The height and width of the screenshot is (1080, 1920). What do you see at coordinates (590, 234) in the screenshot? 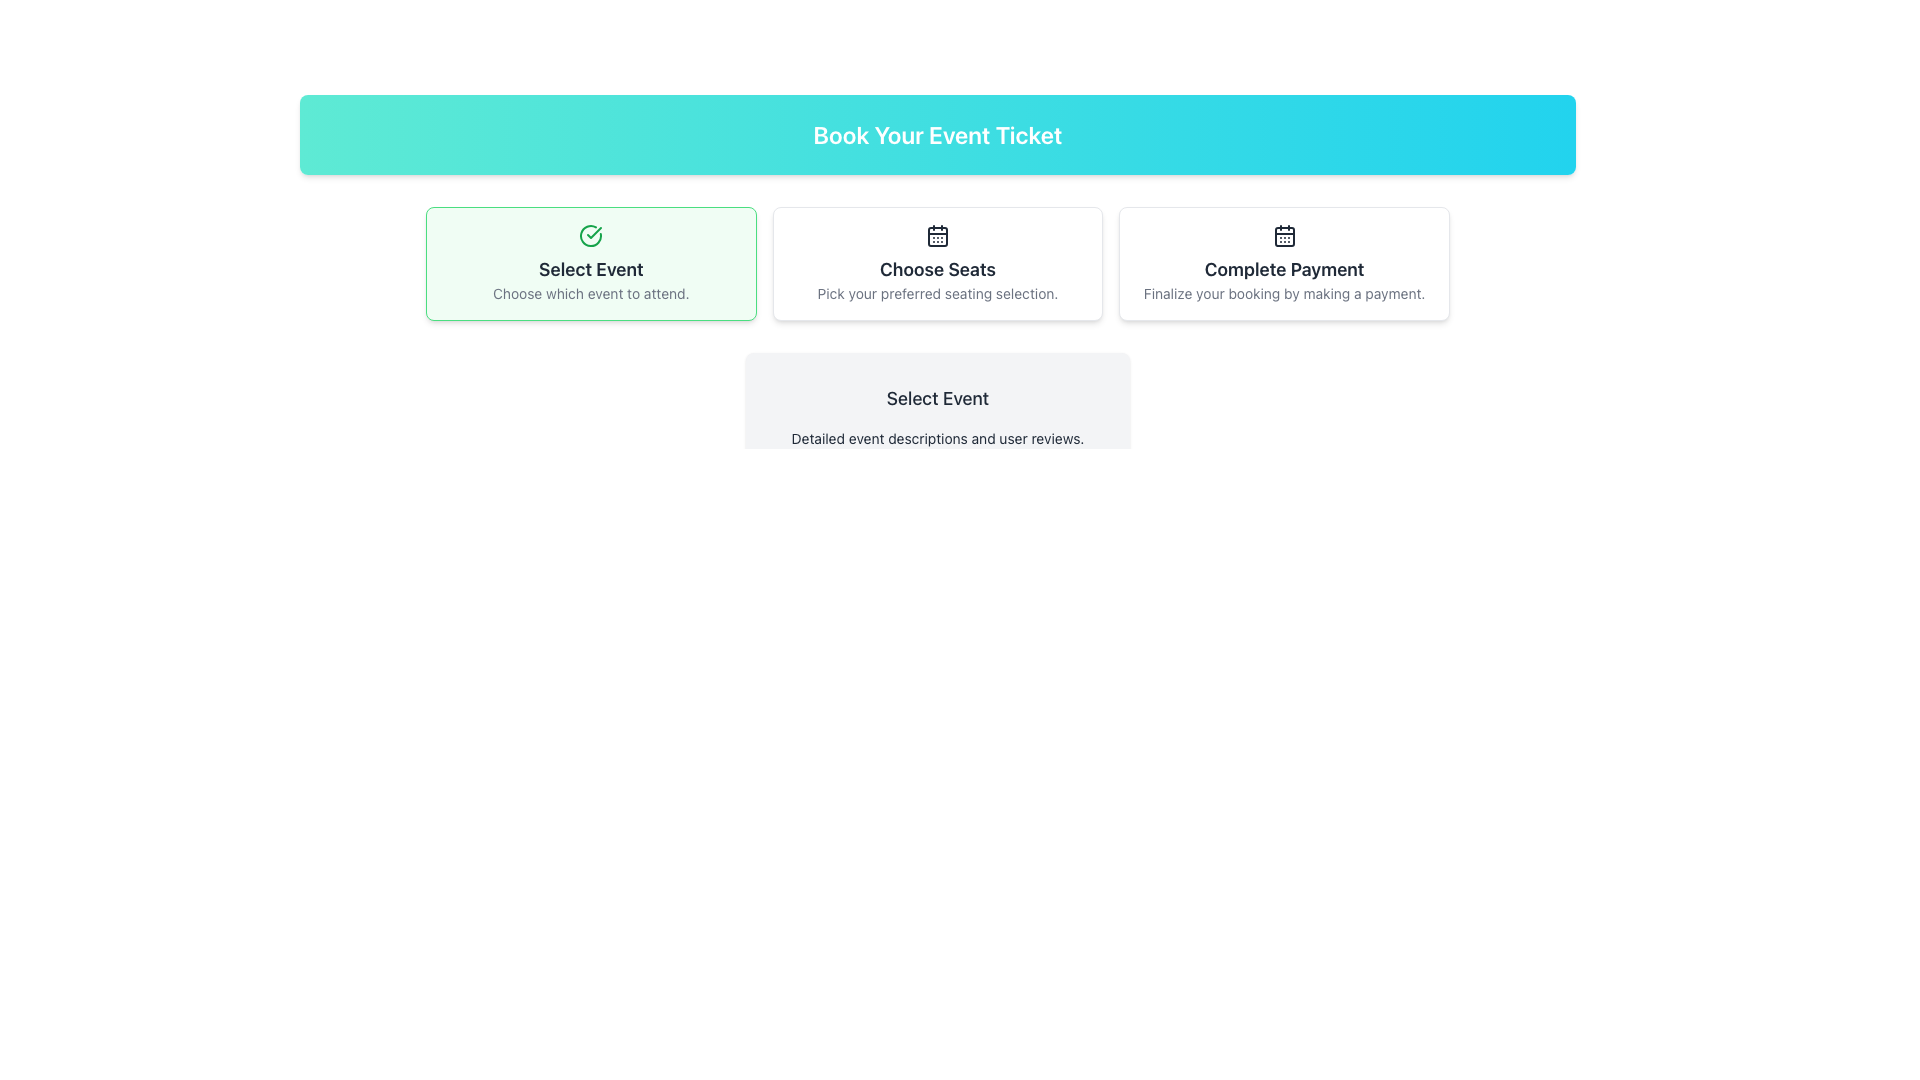
I see `the decorative confirmation icon centered at the top section of the 'Select Event' card, which is located directly above the text contents` at bounding box center [590, 234].